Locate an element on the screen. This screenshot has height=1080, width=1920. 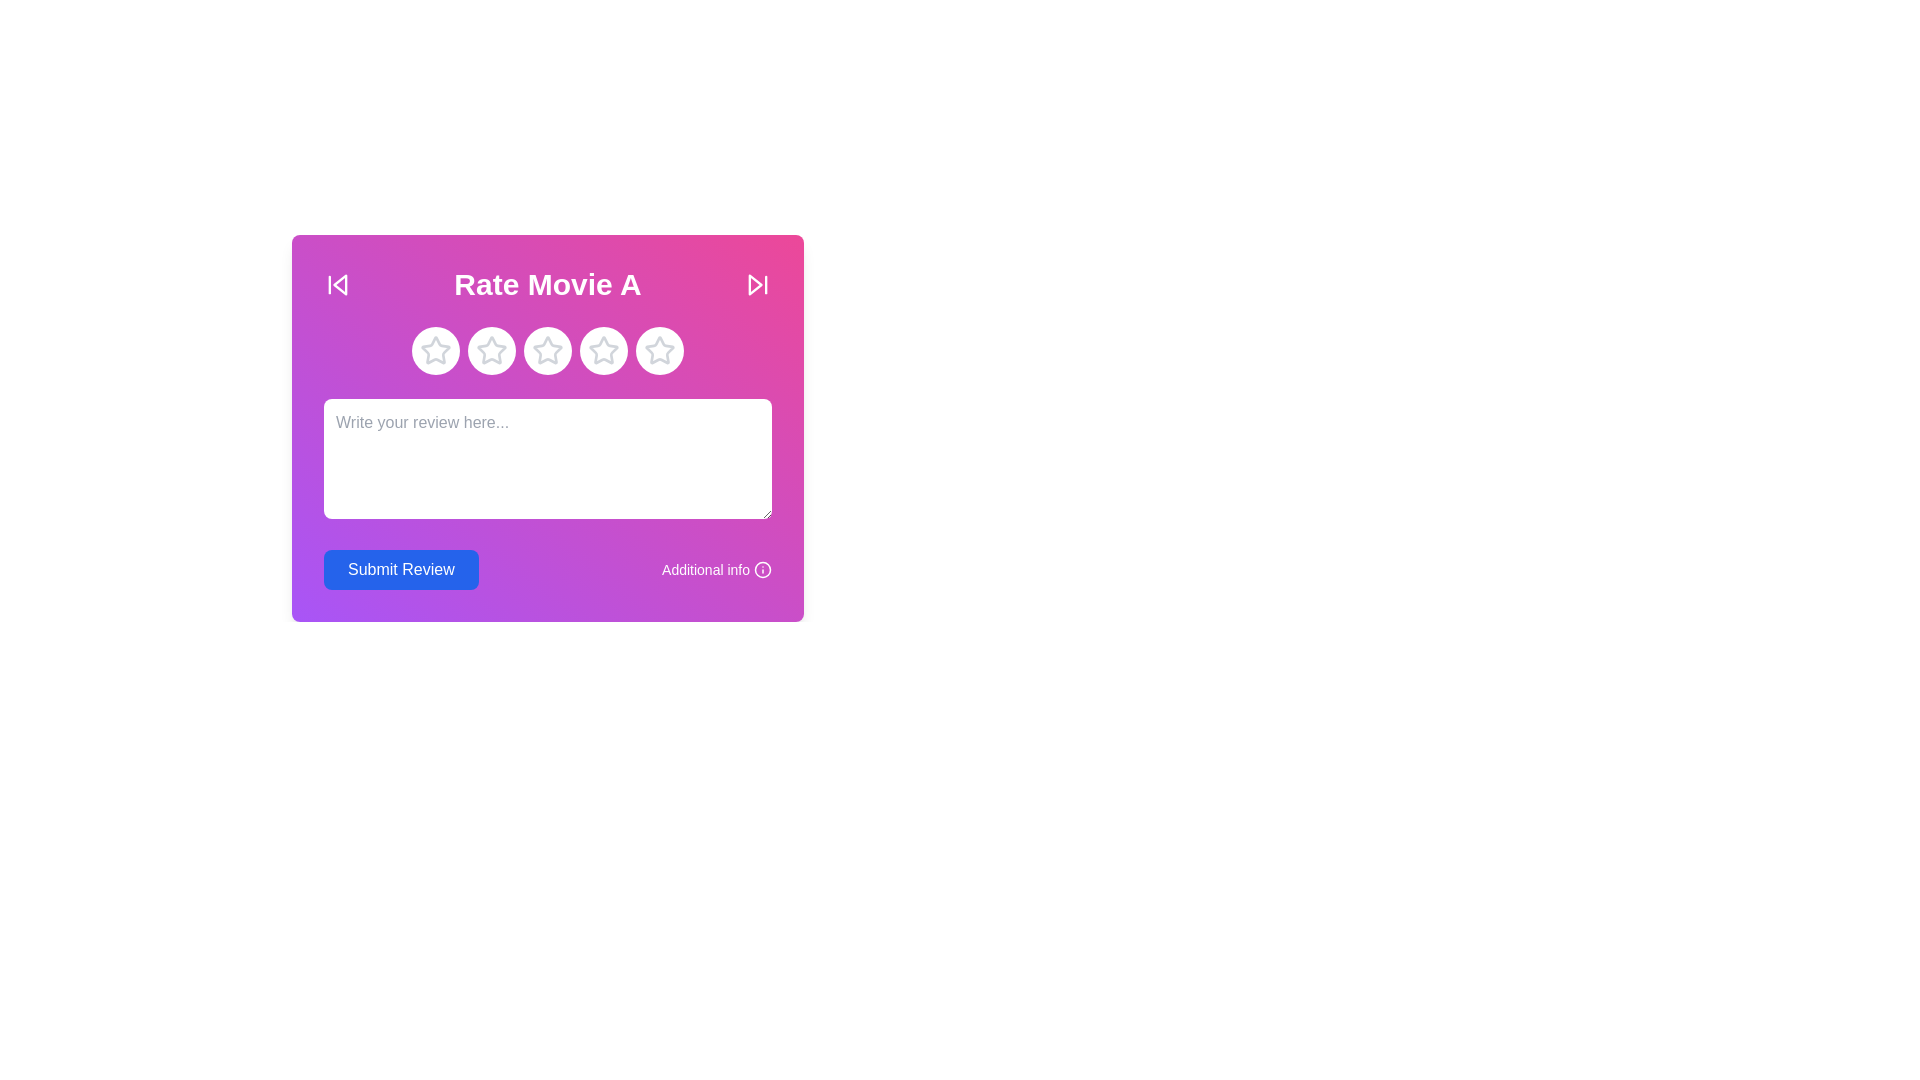
the header text display indicating the purpose of the card for rating 'Movie A', located at the top-center of the card interface is located at coordinates (547, 285).